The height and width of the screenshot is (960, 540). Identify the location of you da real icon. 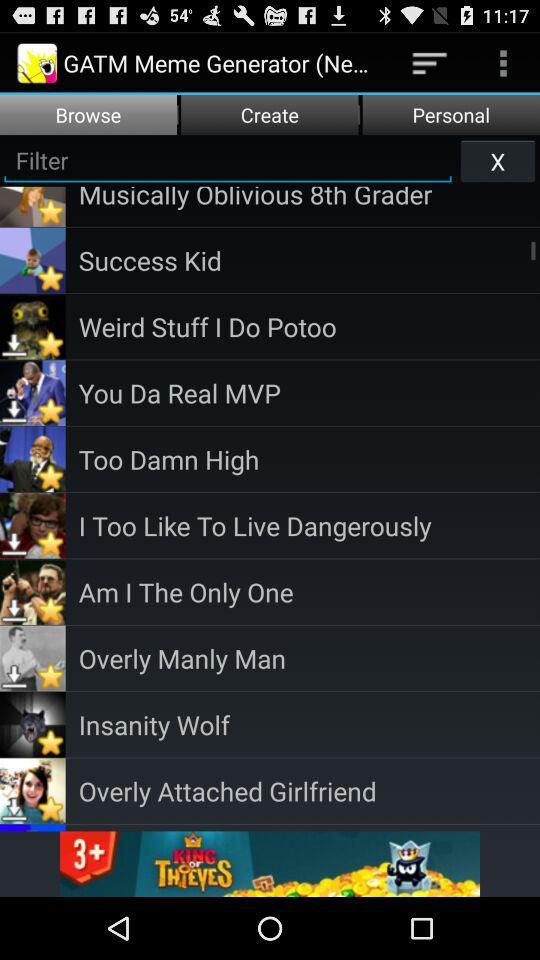
(309, 391).